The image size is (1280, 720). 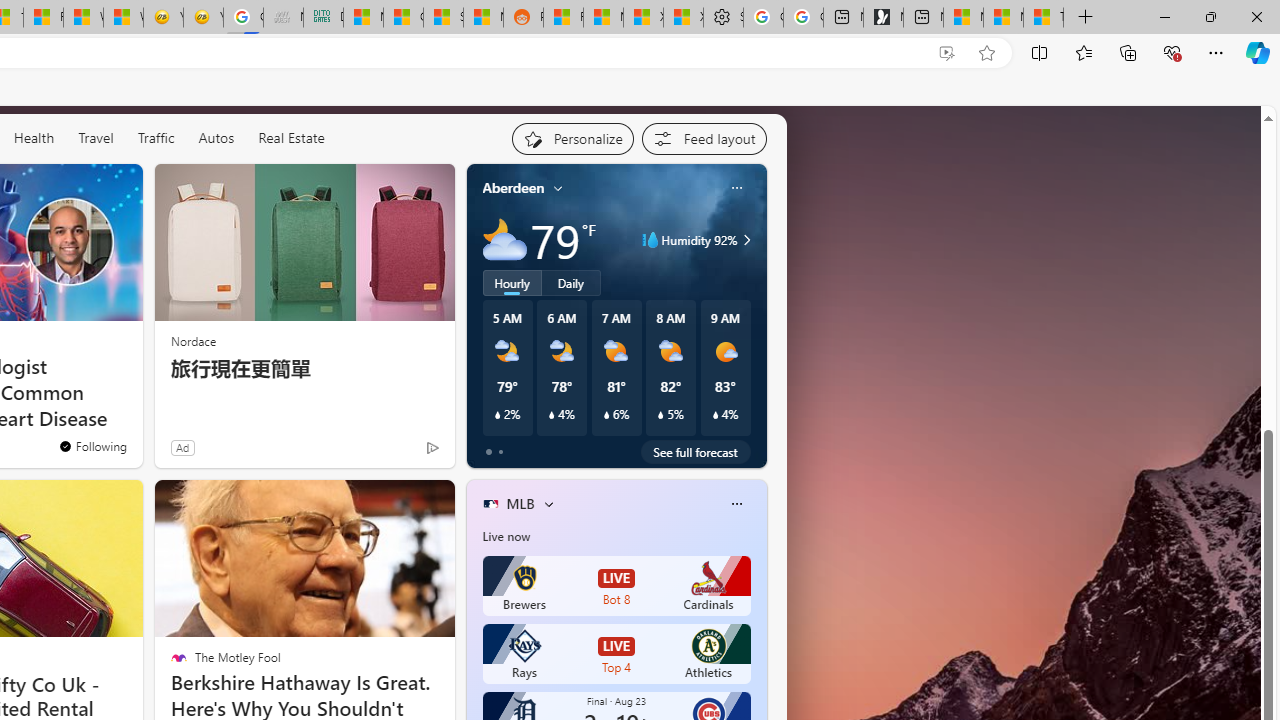 I want to click on 'Travel', so click(x=95, y=137).